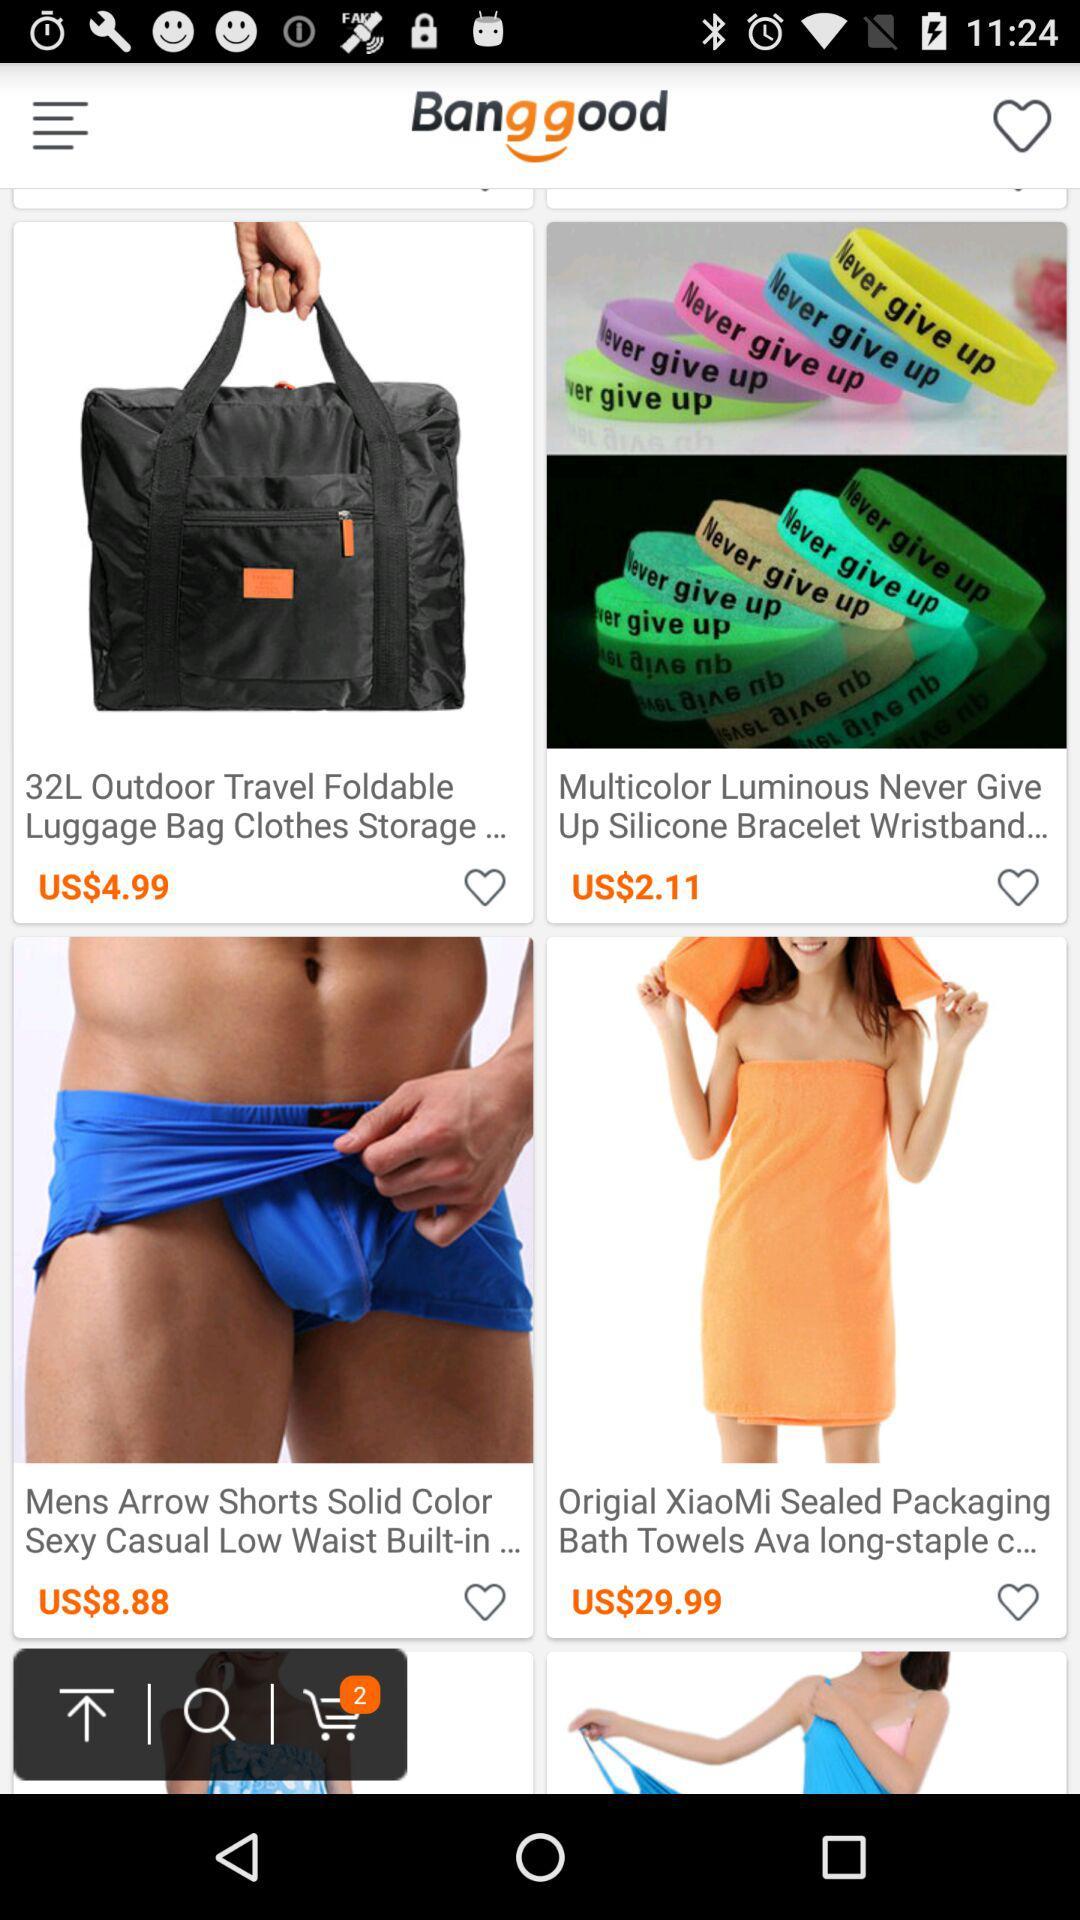  What do you see at coordinates (1018, 1600) in the screenshot?
I see `like` at bounding box center [1018, 1600].